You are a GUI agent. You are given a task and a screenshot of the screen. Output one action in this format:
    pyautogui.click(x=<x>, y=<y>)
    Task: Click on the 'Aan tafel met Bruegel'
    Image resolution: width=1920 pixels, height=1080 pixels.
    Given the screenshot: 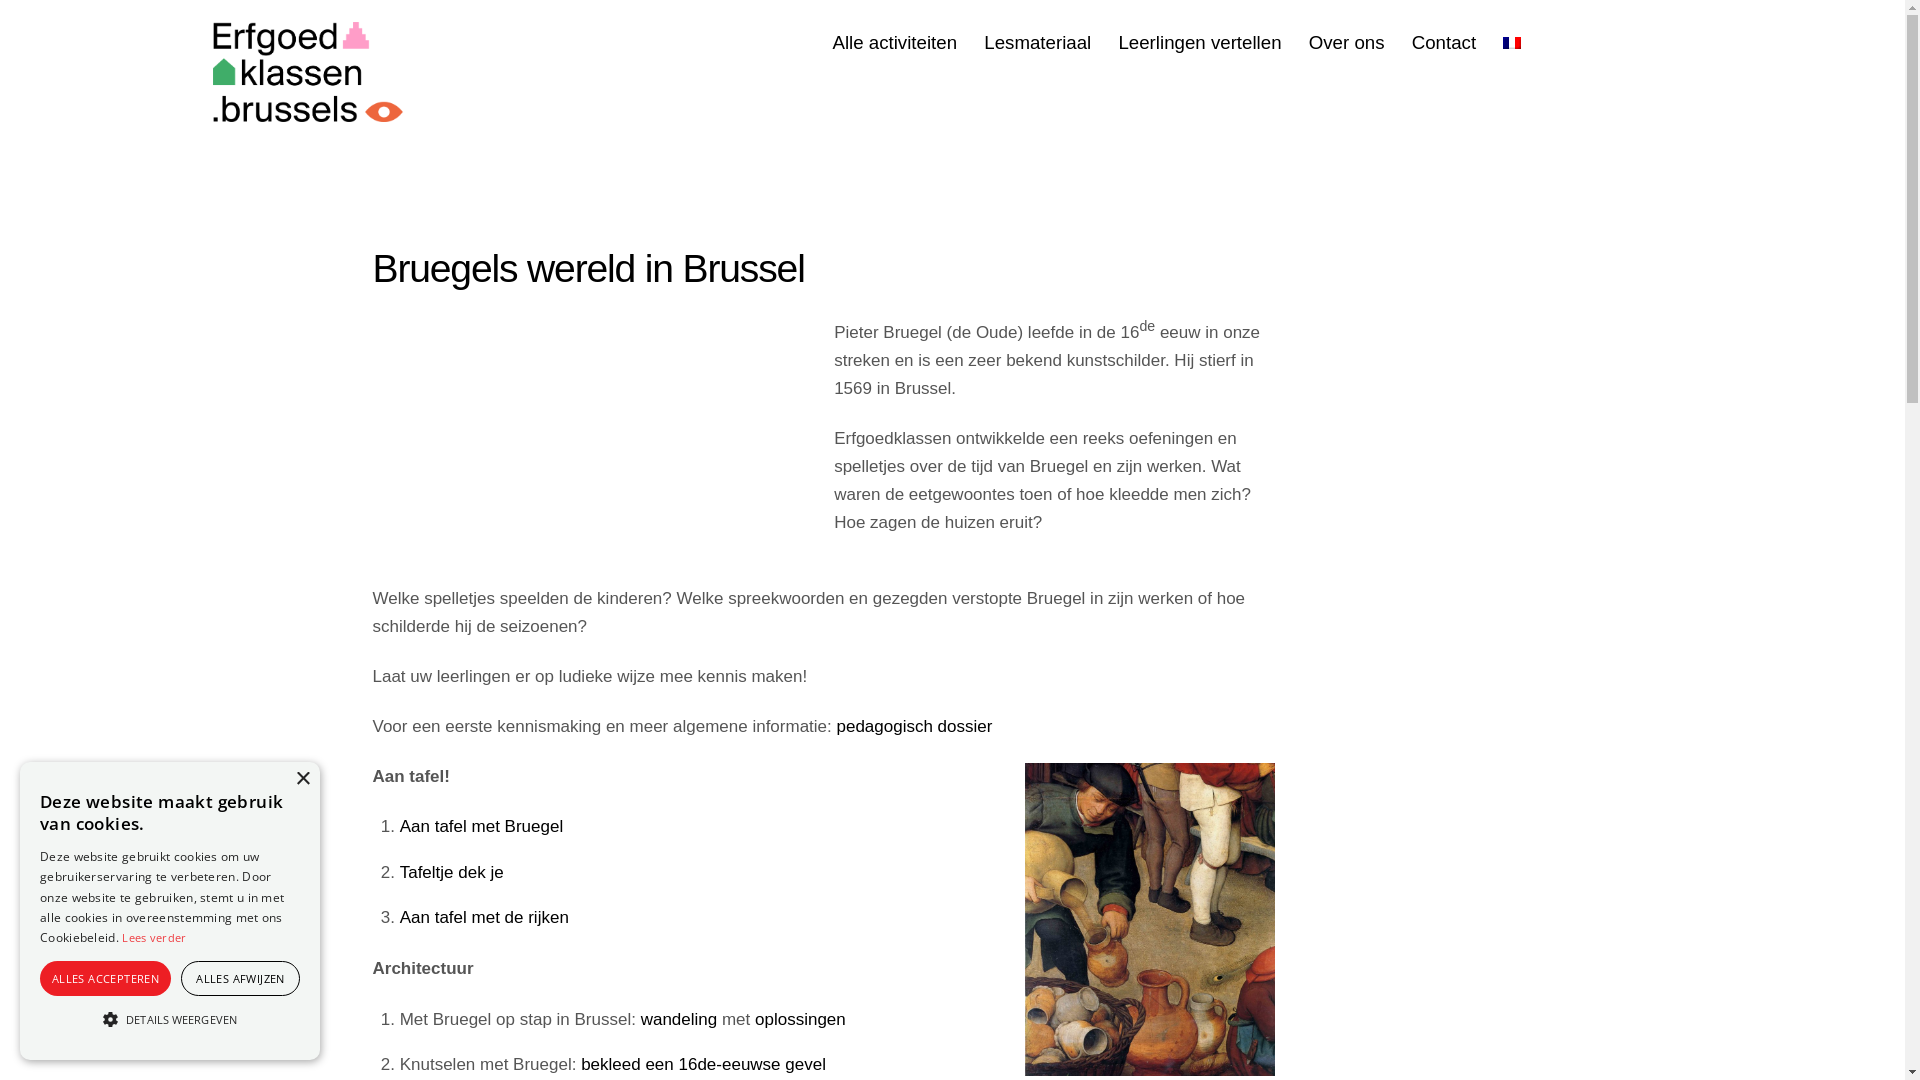 What is the action you would take?
    pyautogui.click(x=481, y=826)
    